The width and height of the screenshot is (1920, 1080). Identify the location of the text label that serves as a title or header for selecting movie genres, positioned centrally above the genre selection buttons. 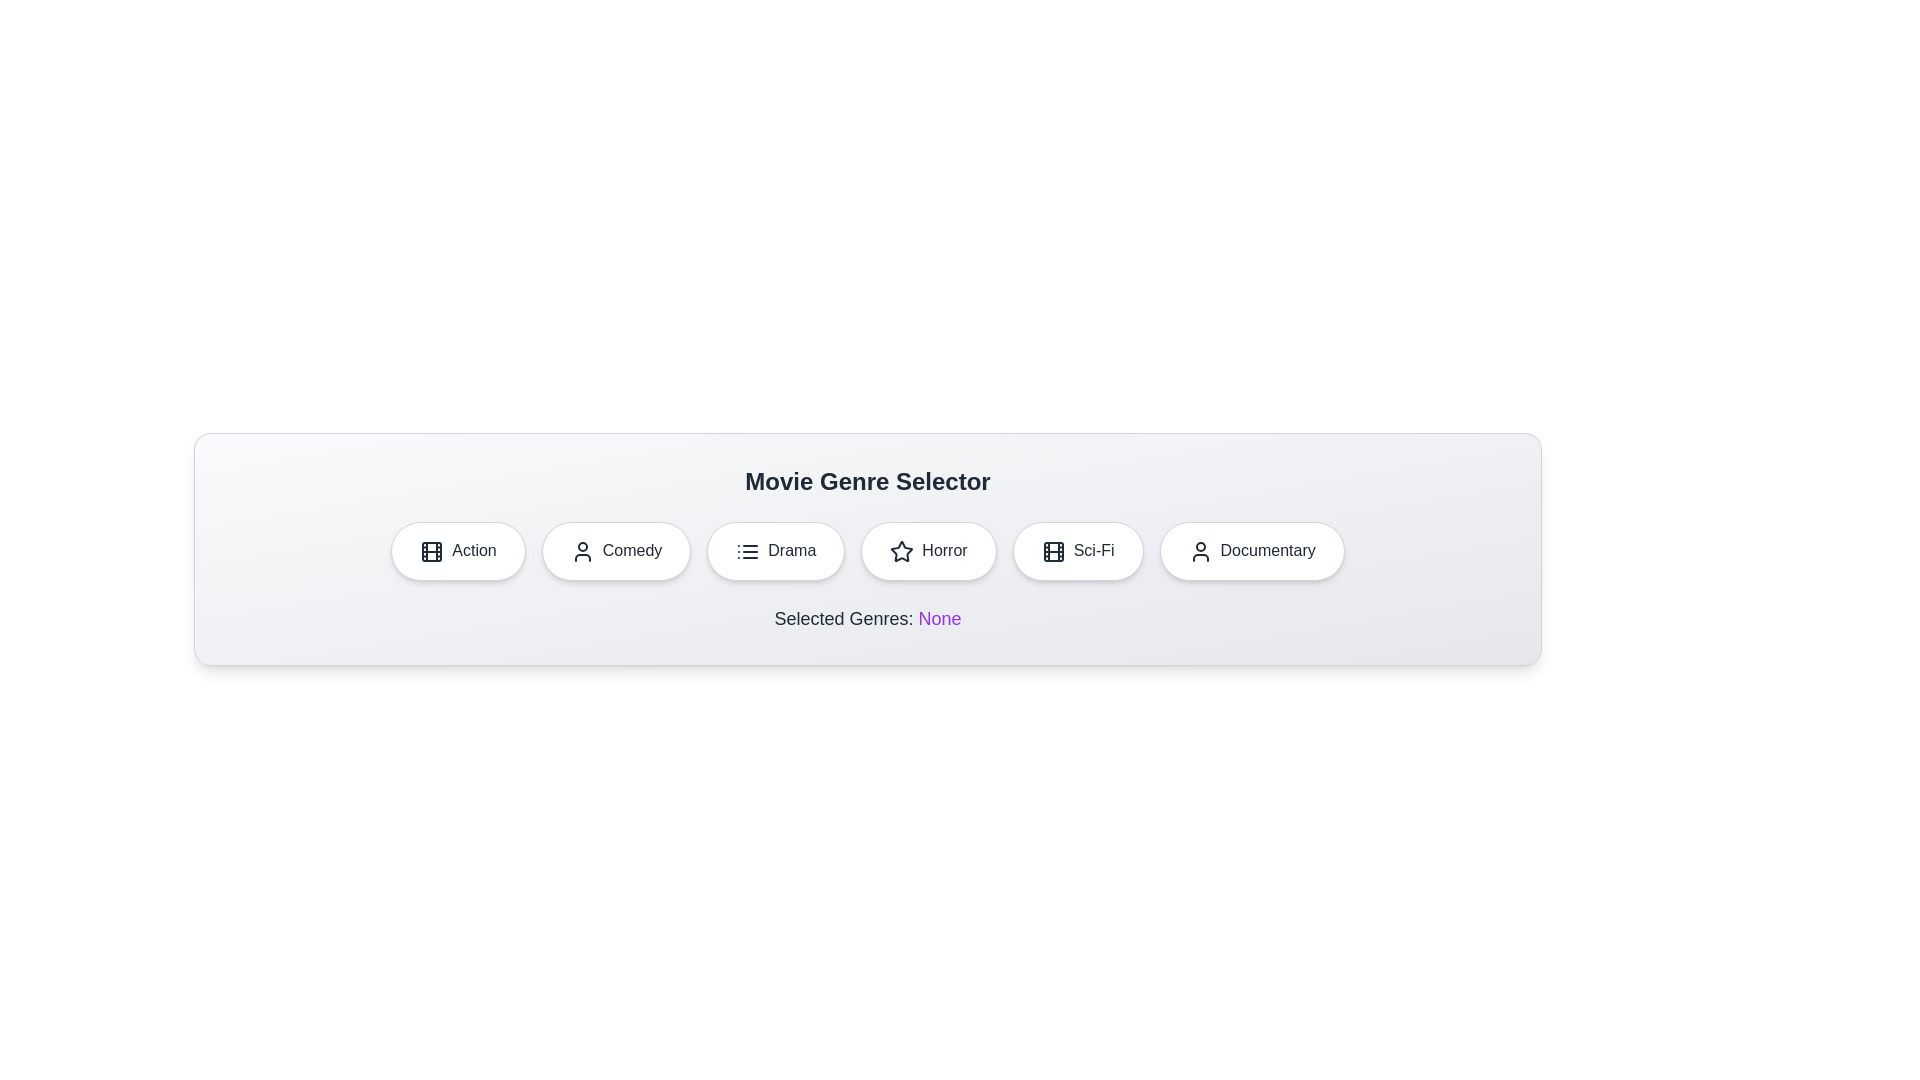
(868, 482).